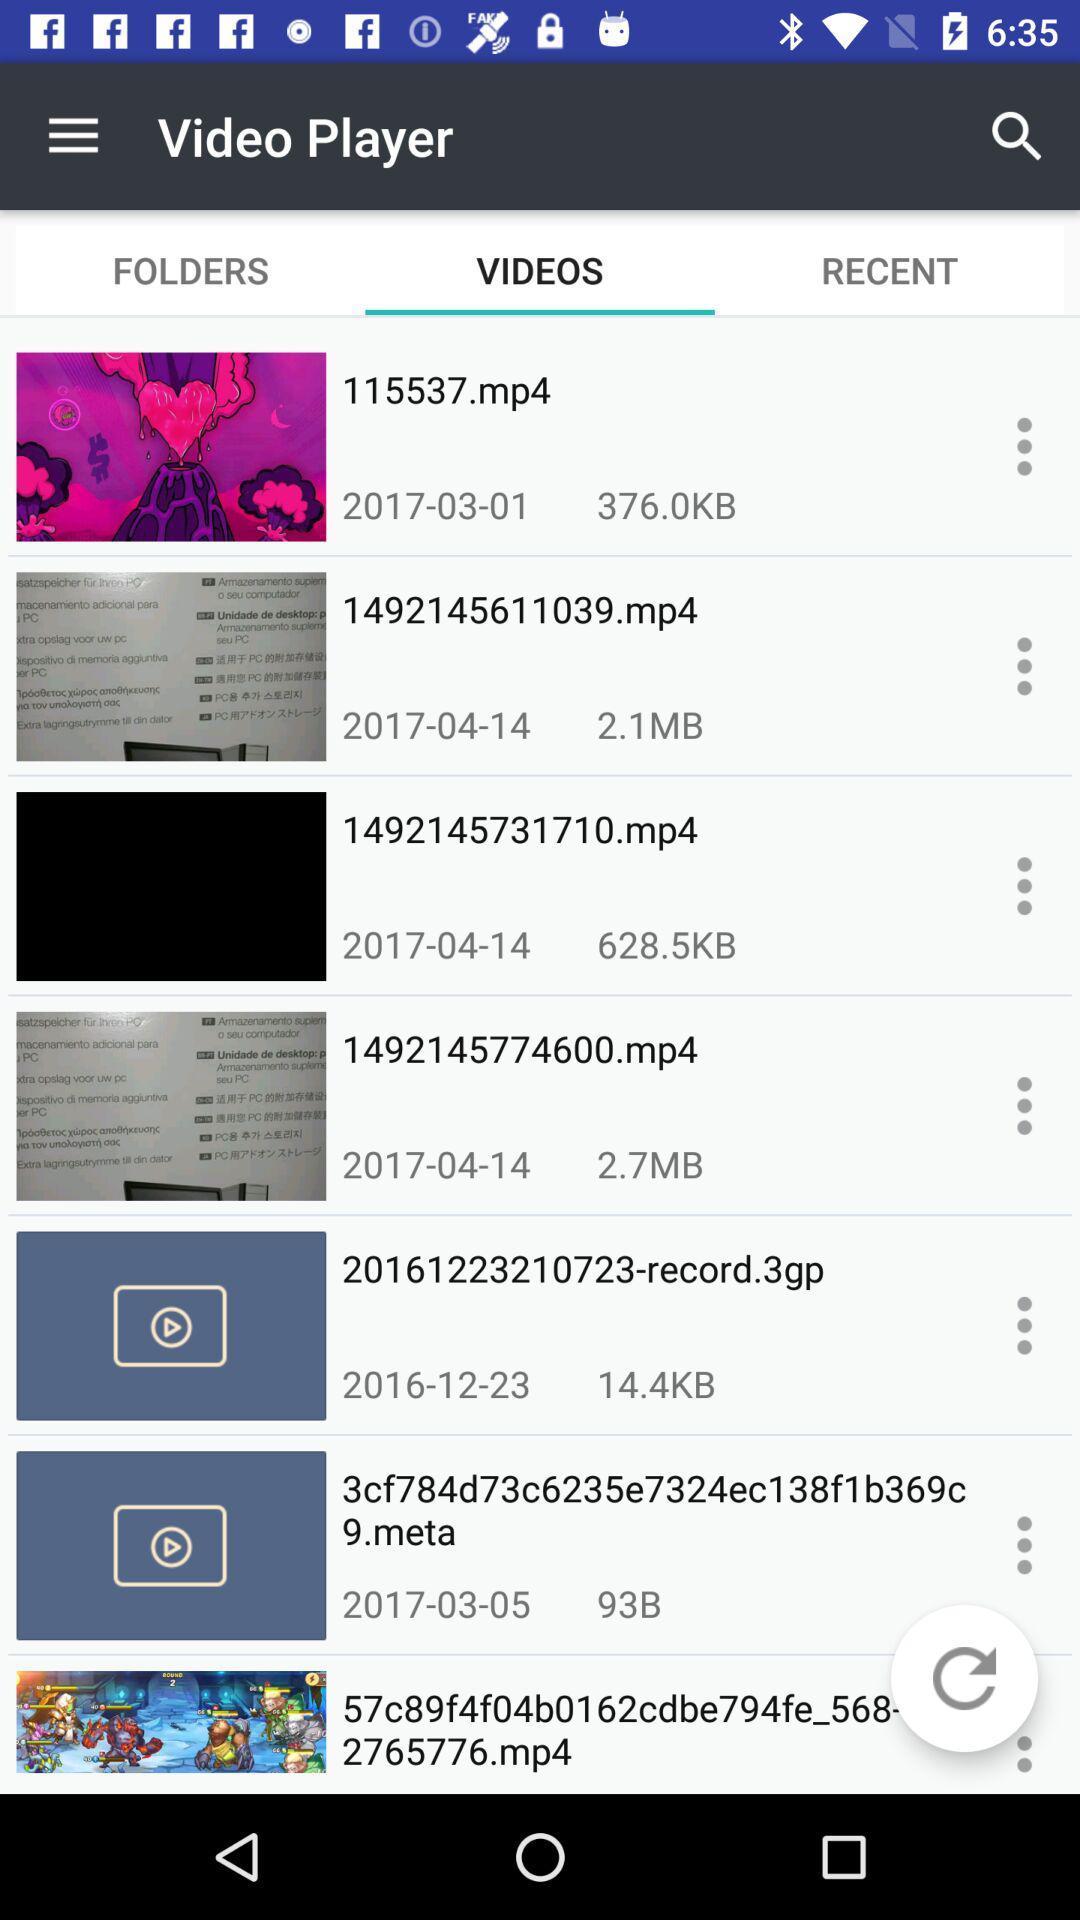 The image size is (1080, 1920). I want to click on options, so click(1024, 885).